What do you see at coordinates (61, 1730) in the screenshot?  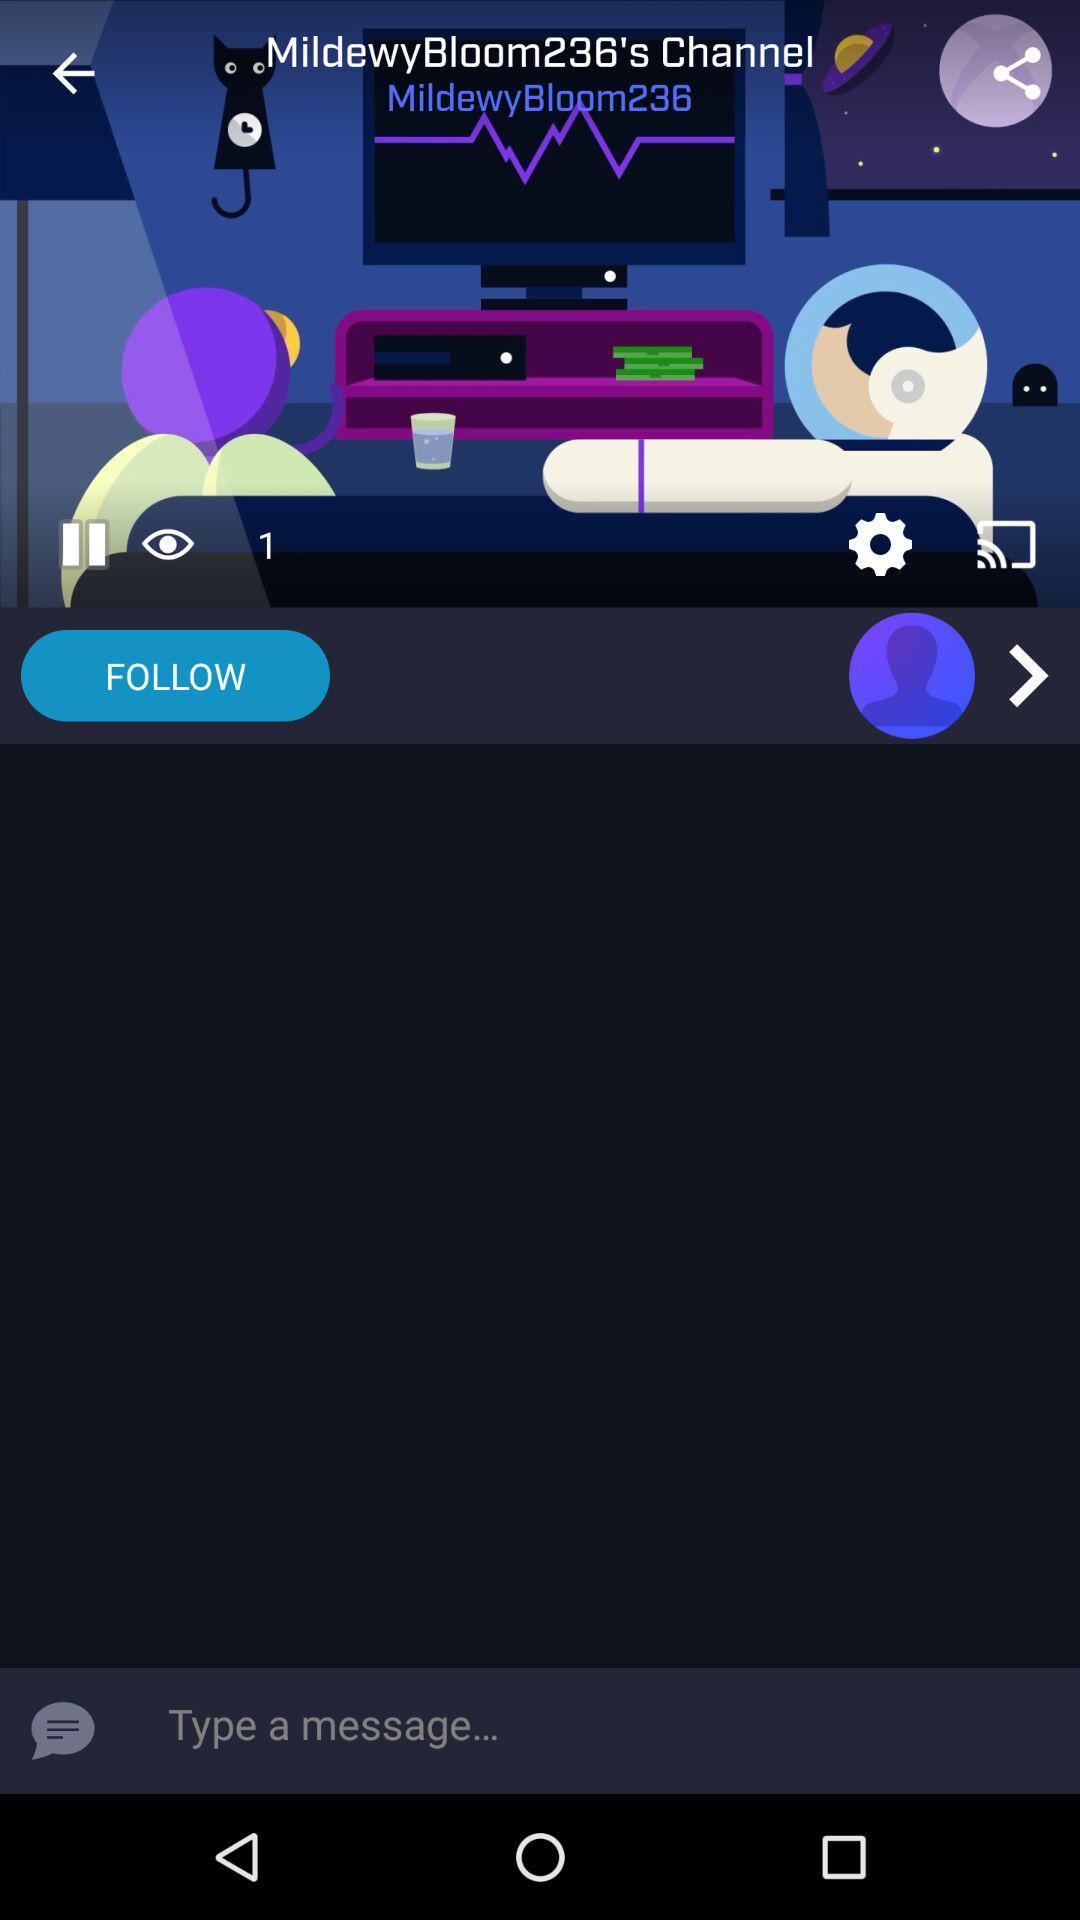 I see `send message` at bounding box center [61, 1730].